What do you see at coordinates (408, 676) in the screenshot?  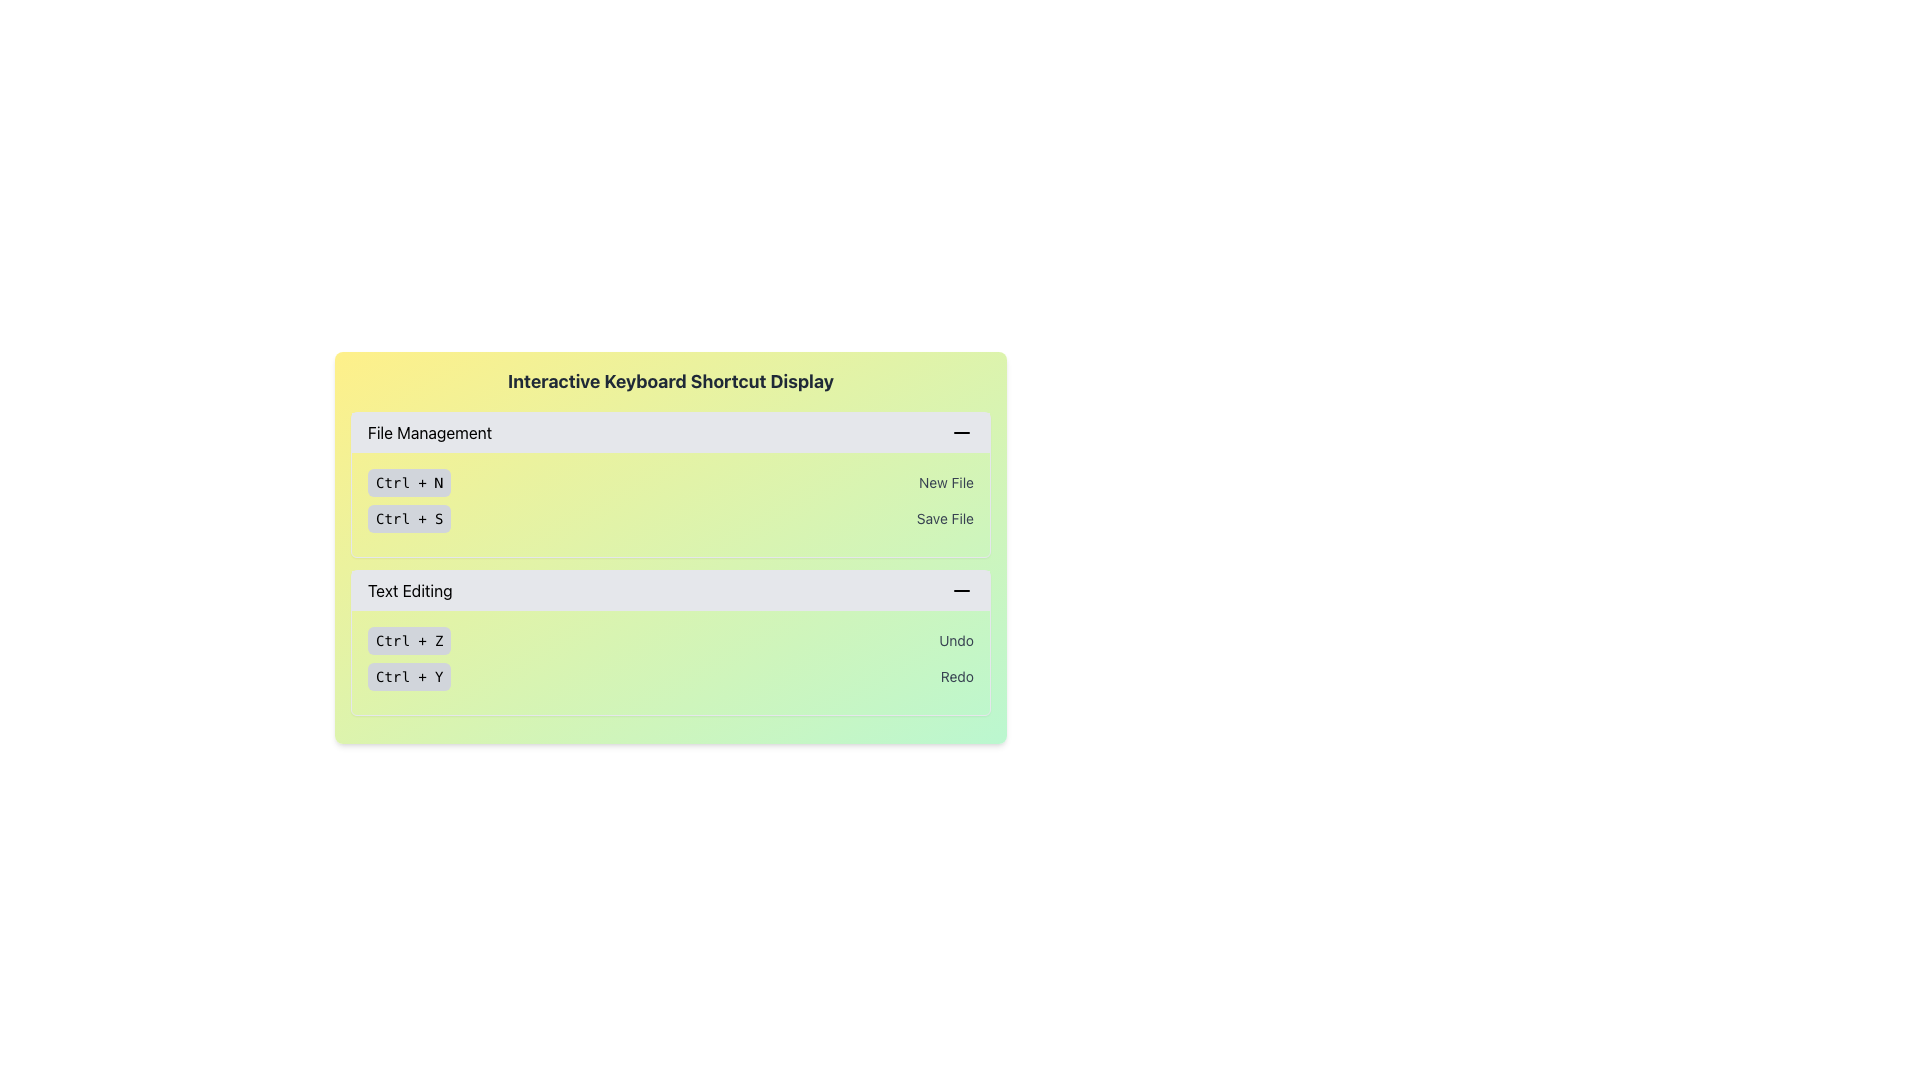 I see `the non-interactive label indicating the 'Ctrl + Y' keyboard shortcut for the 'Redo' action, which is located to the right of the 'Redo' button in the 'Text Editing' section` at bounding box center [408, 676].